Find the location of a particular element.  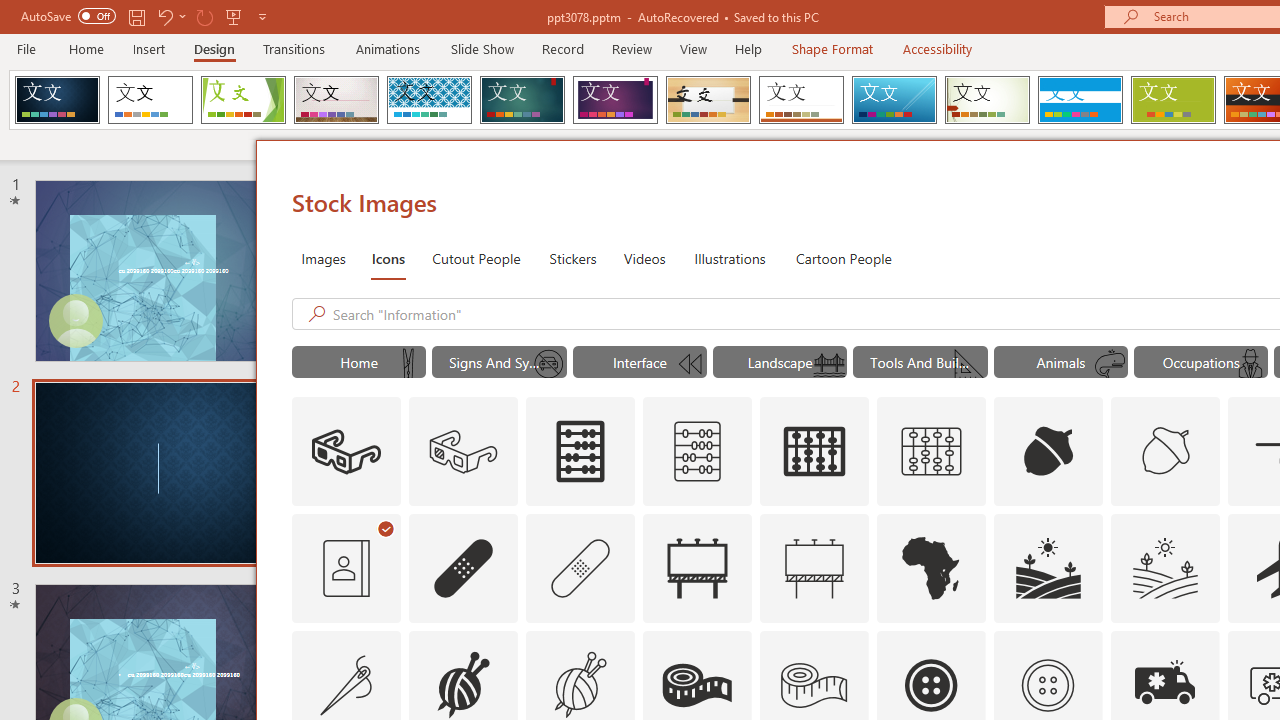

'Ion Boardroom' is located at coordinates (614, 100).